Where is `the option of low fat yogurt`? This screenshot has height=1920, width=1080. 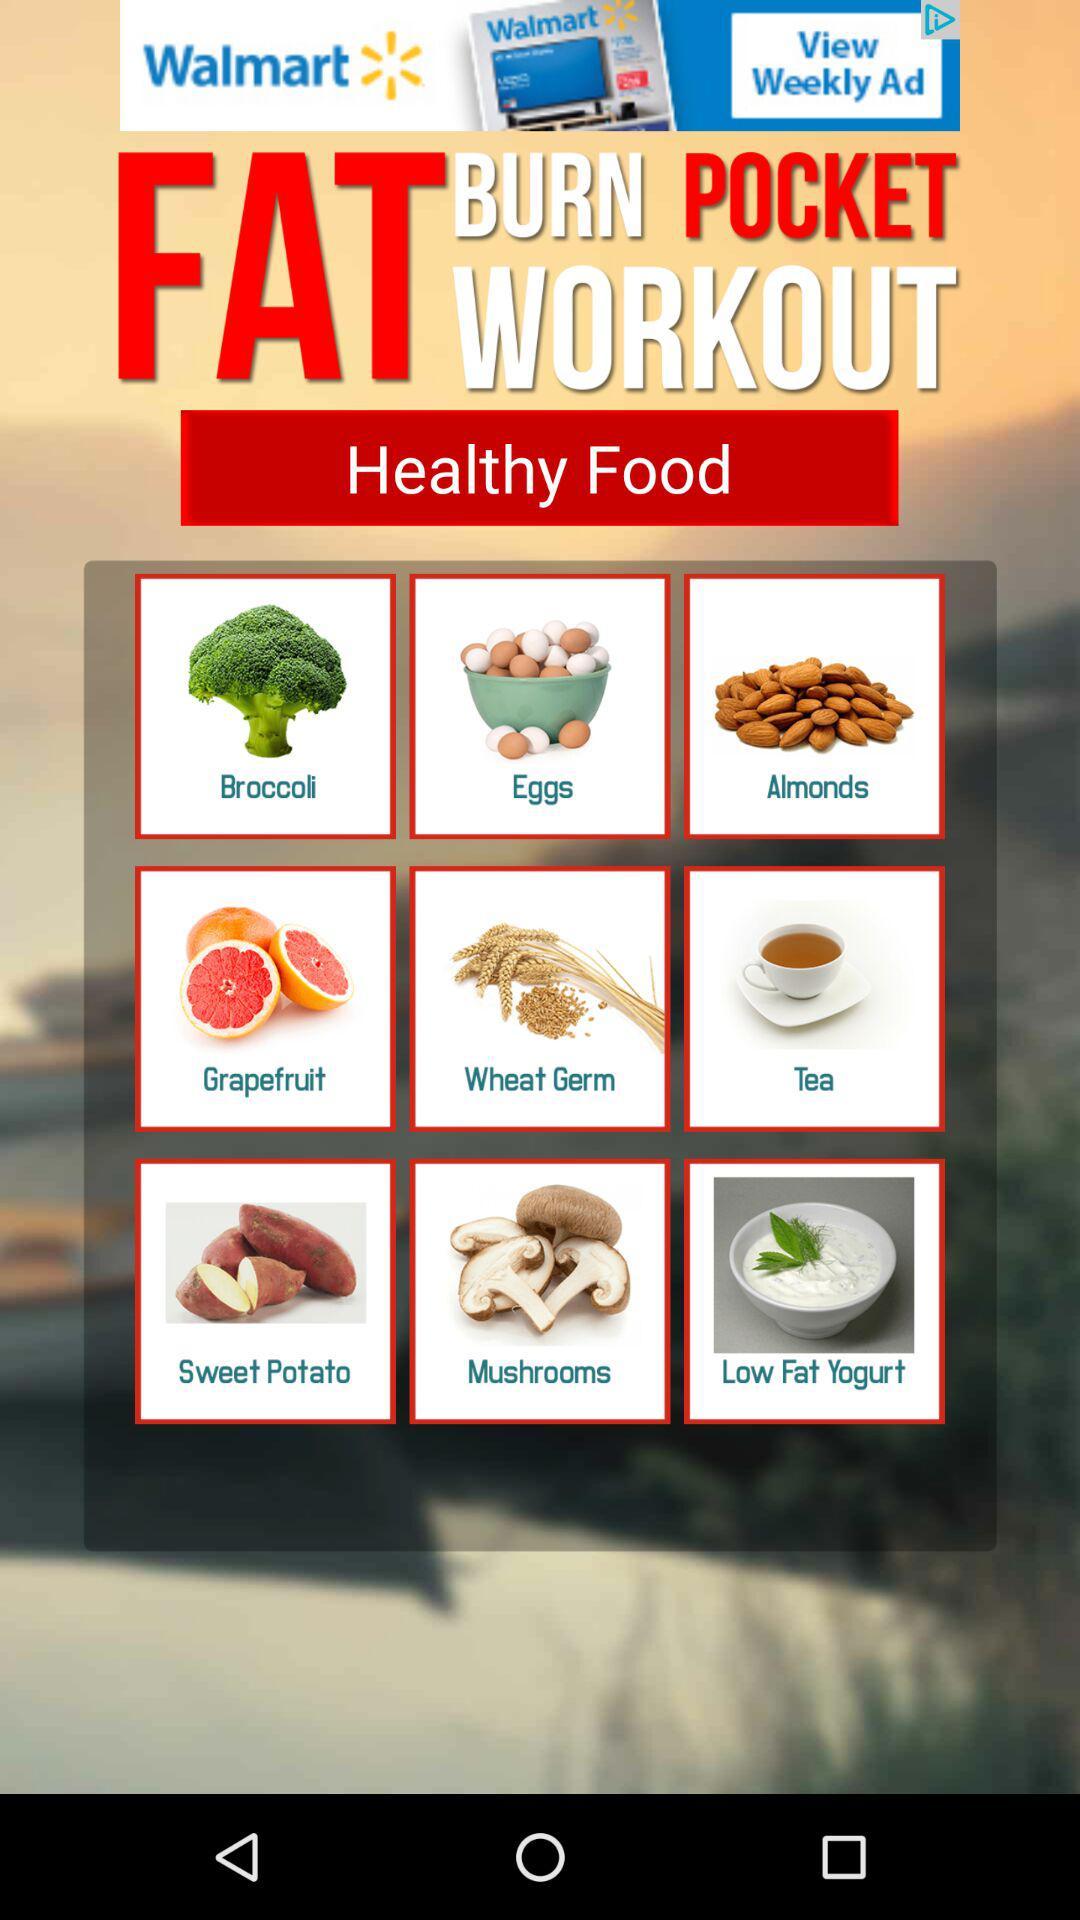 the option of low fat yogurt is located at coordinates (814, 1291).